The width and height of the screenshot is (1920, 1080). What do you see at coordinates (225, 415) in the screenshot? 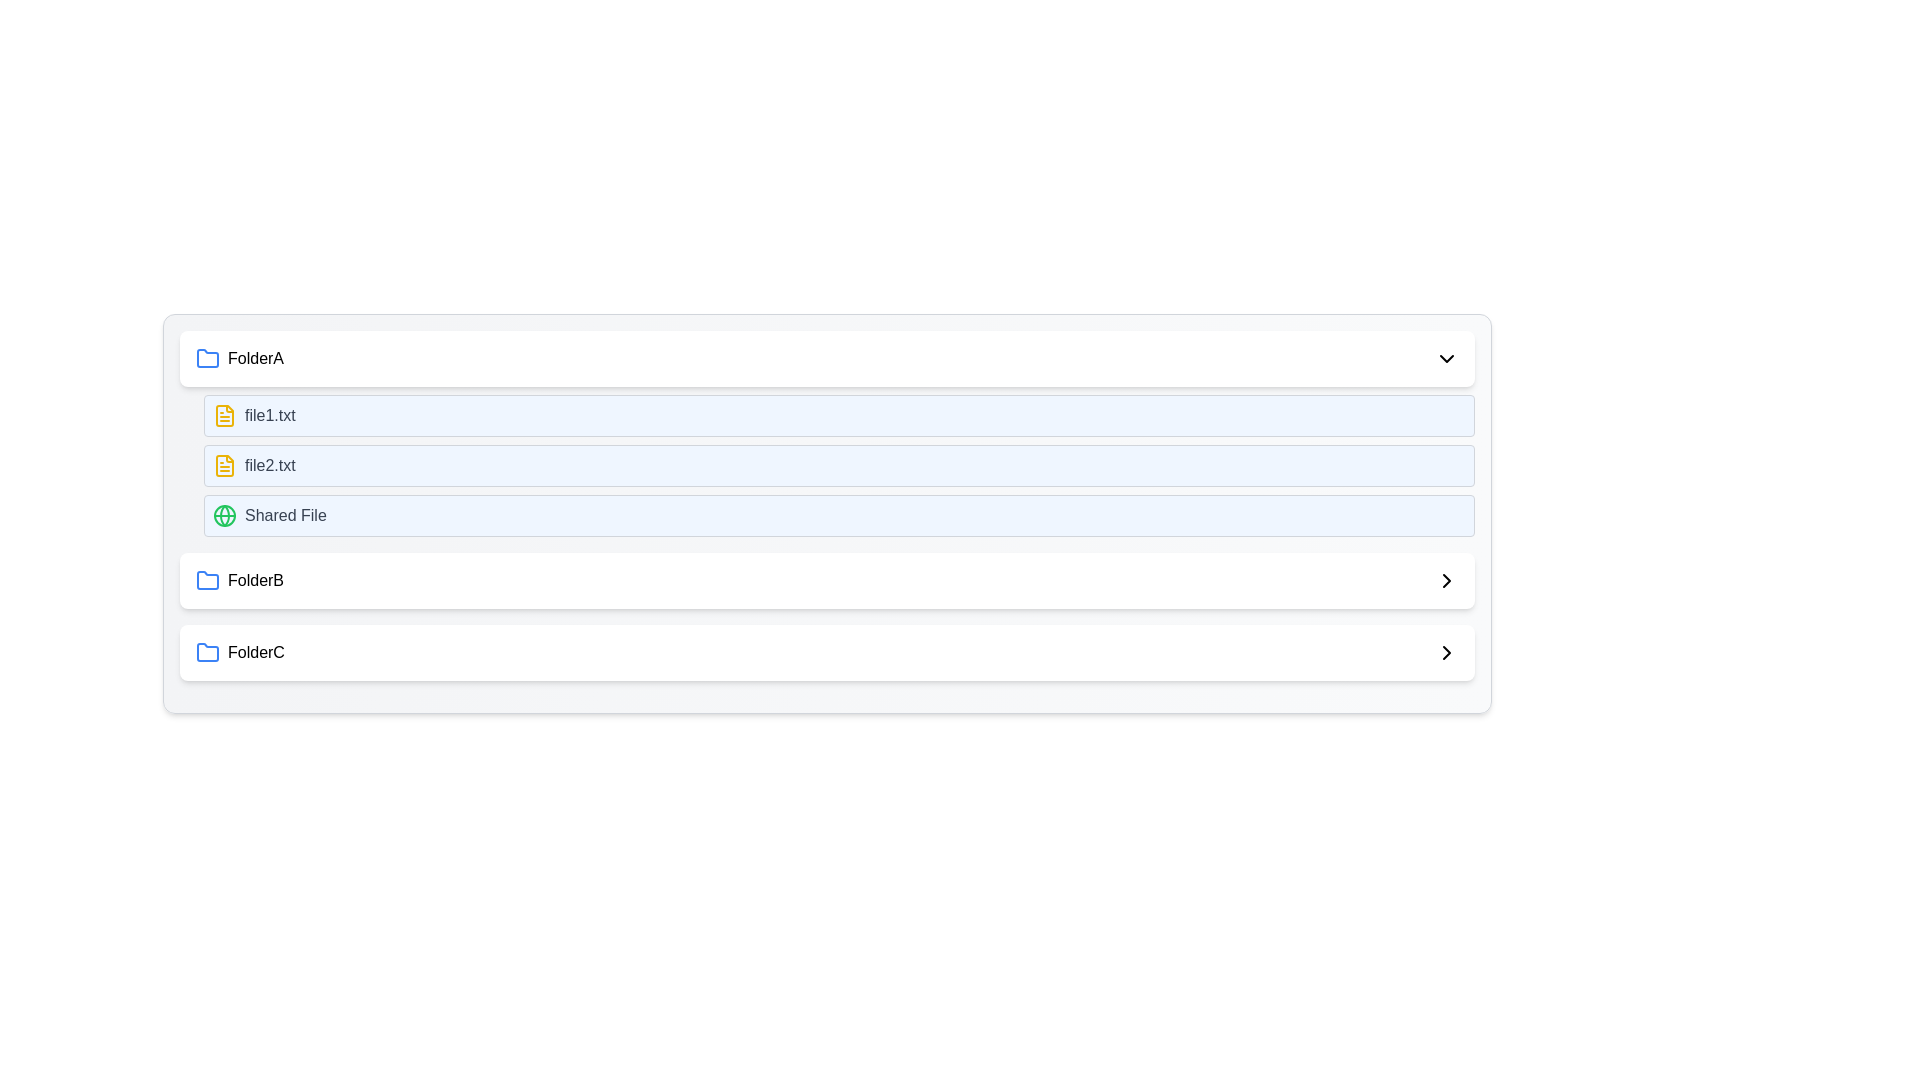
I see `the yellow document icon representing 'file1.txt'` at bounding box center [225, 415].